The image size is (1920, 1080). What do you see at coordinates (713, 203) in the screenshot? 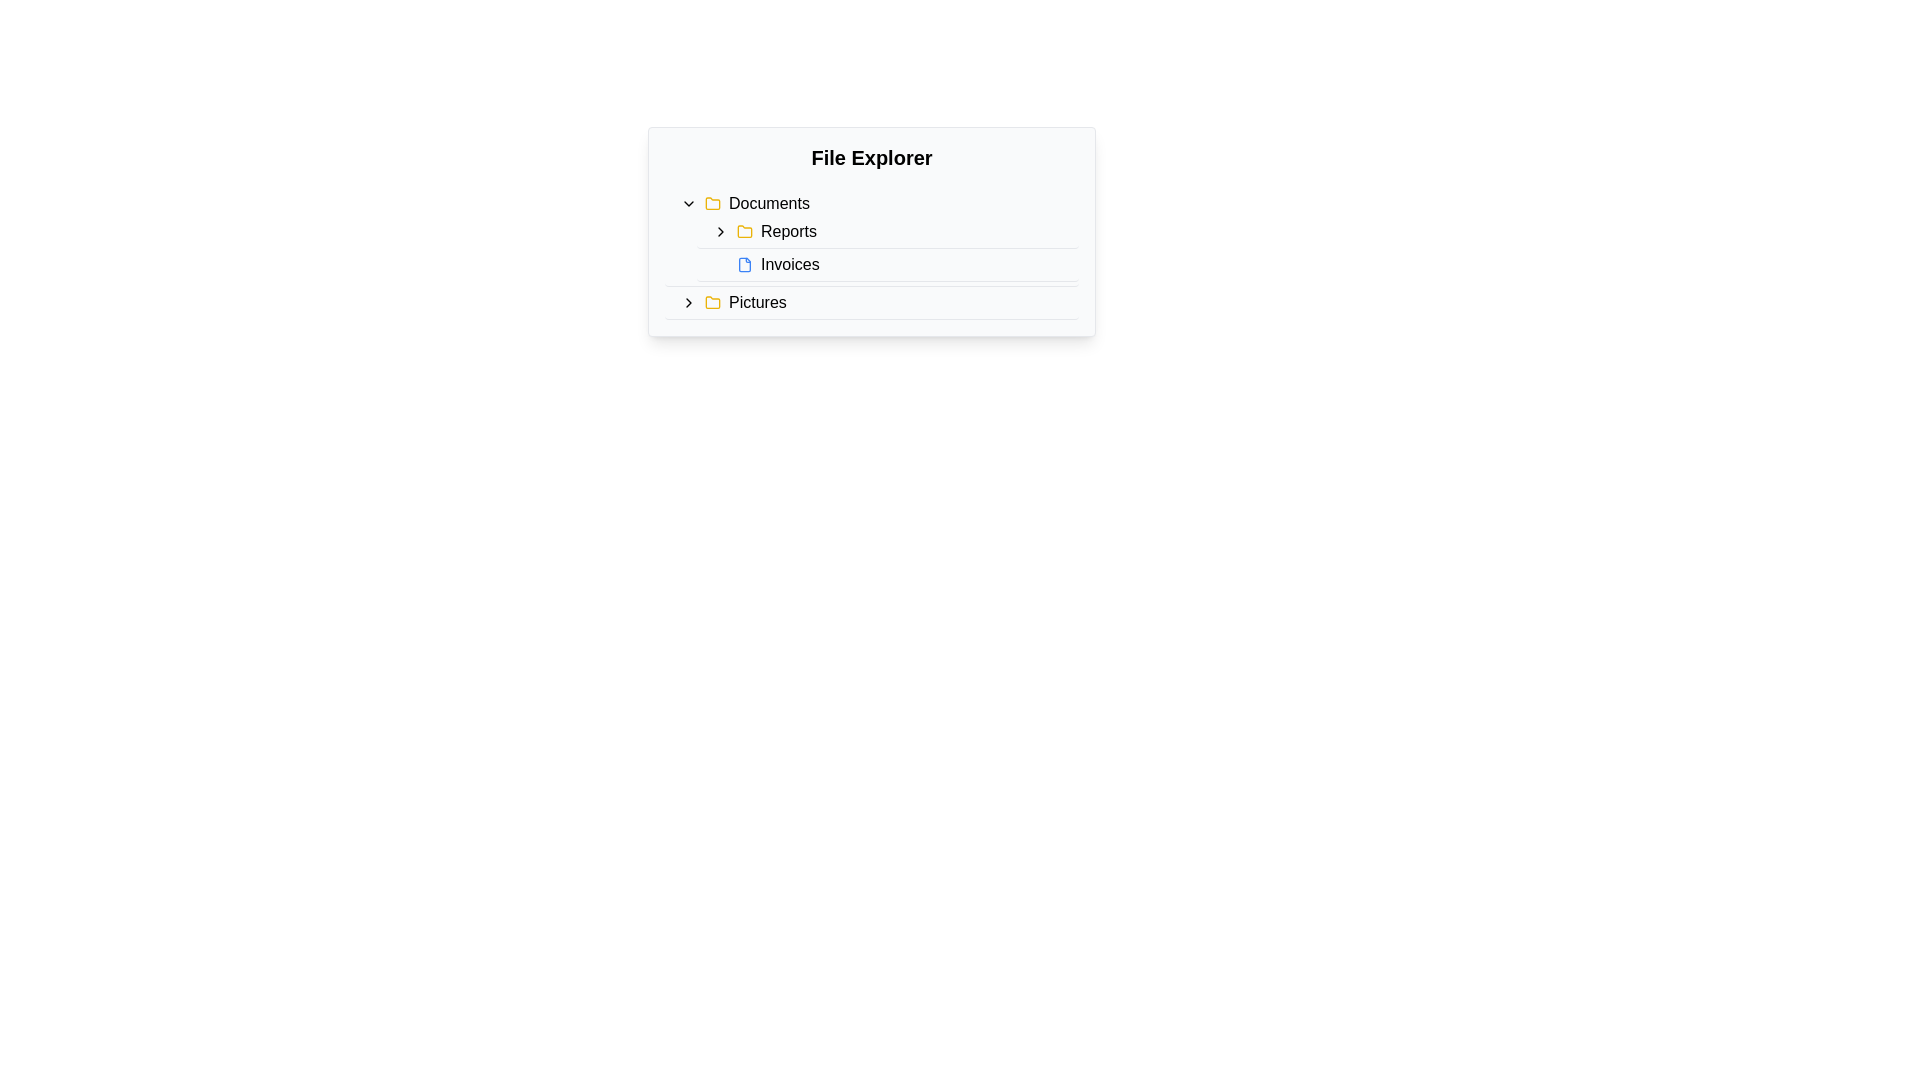
I see `the folder icon in the file explorer interface, which is visually represented by a yellowish folder and positioned to the left of the 'Documents' label` at bounding box center [713, 203].